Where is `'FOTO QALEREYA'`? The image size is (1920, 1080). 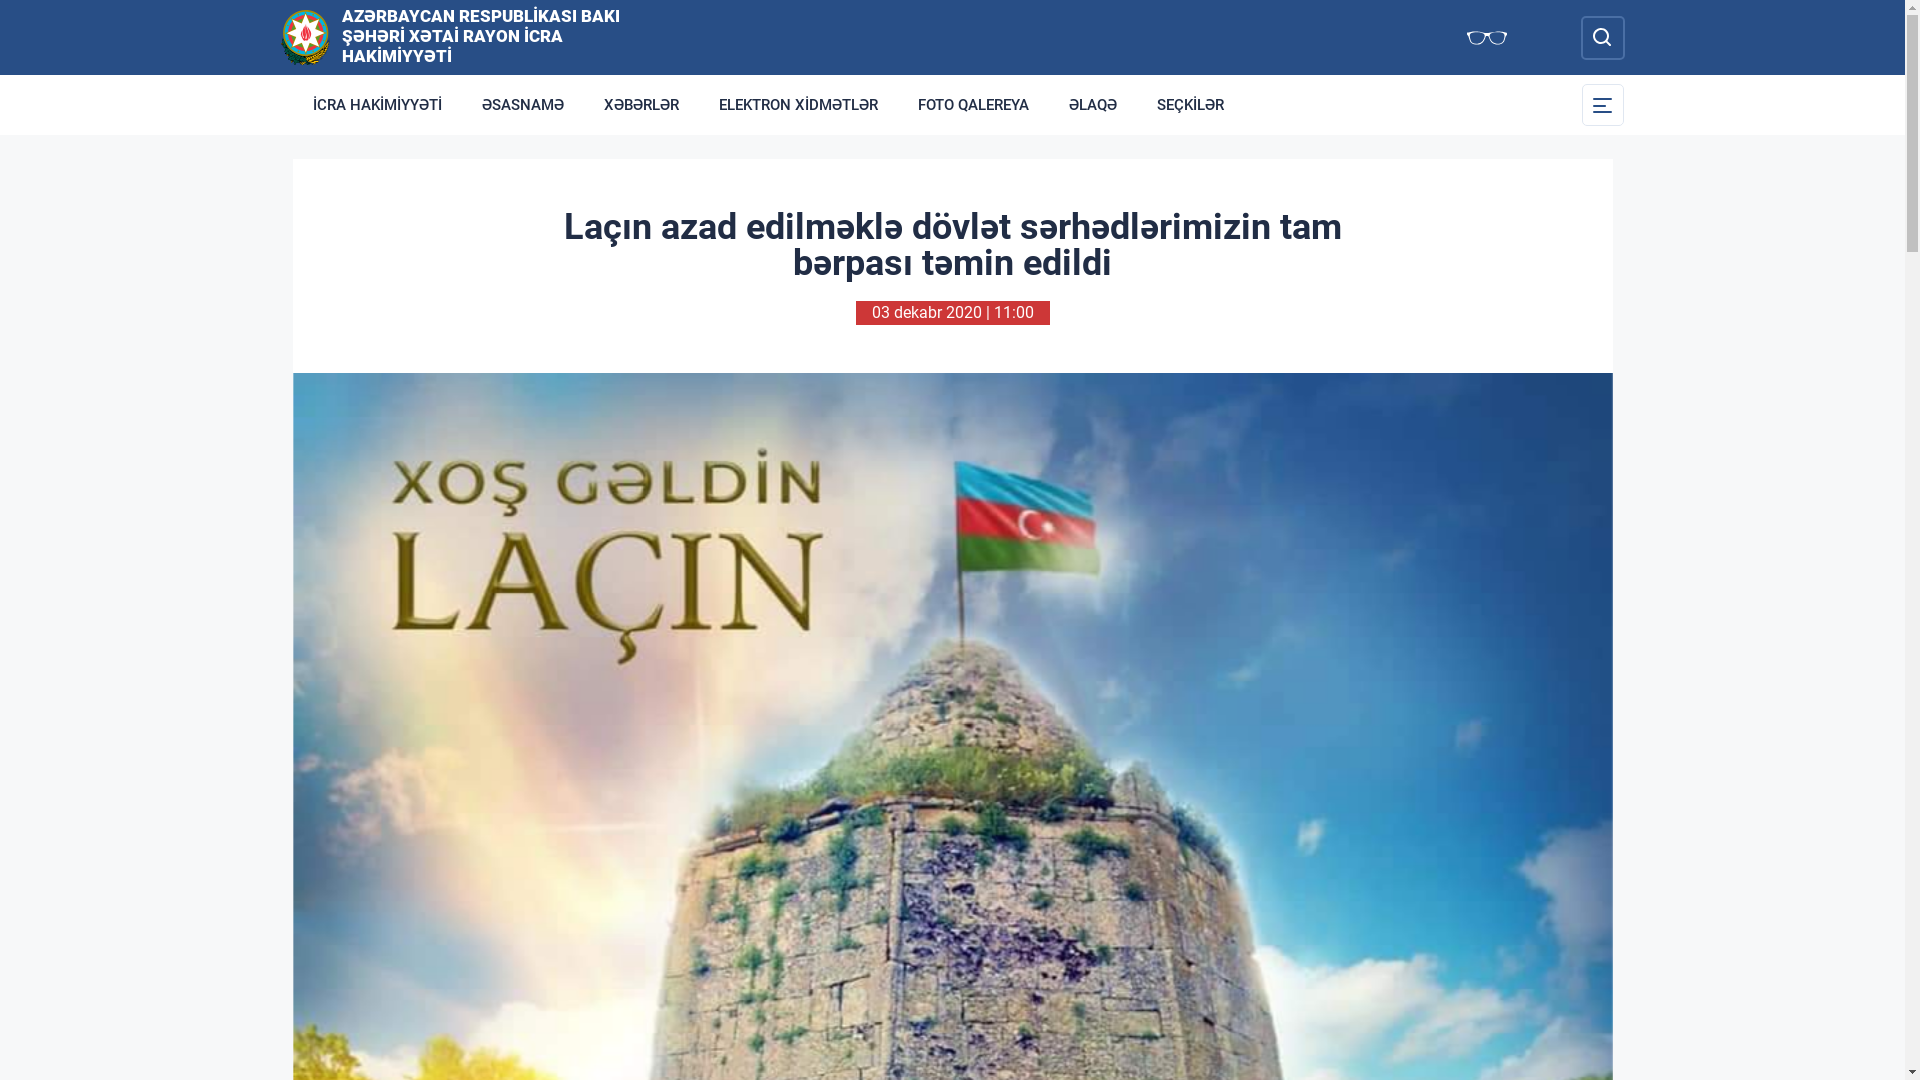
'FOTO QALEREYA' is located at coordinates (973, 104).